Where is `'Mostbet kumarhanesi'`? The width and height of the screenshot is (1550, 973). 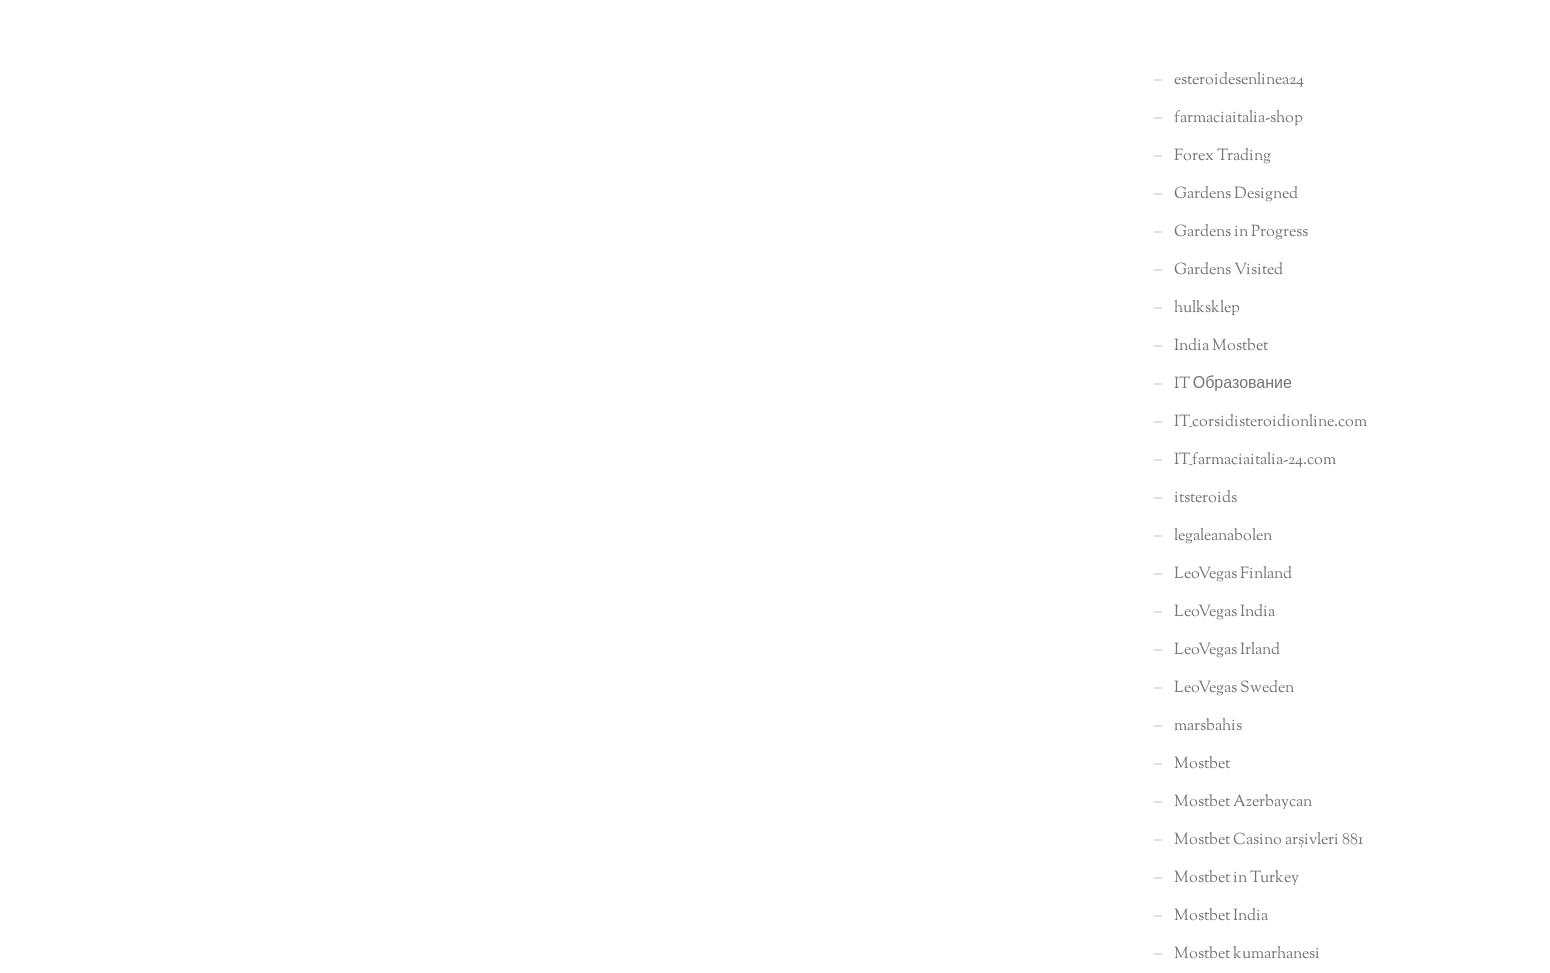
'Mostbet kumarhanesi' is located at coordinates (1245, 952).